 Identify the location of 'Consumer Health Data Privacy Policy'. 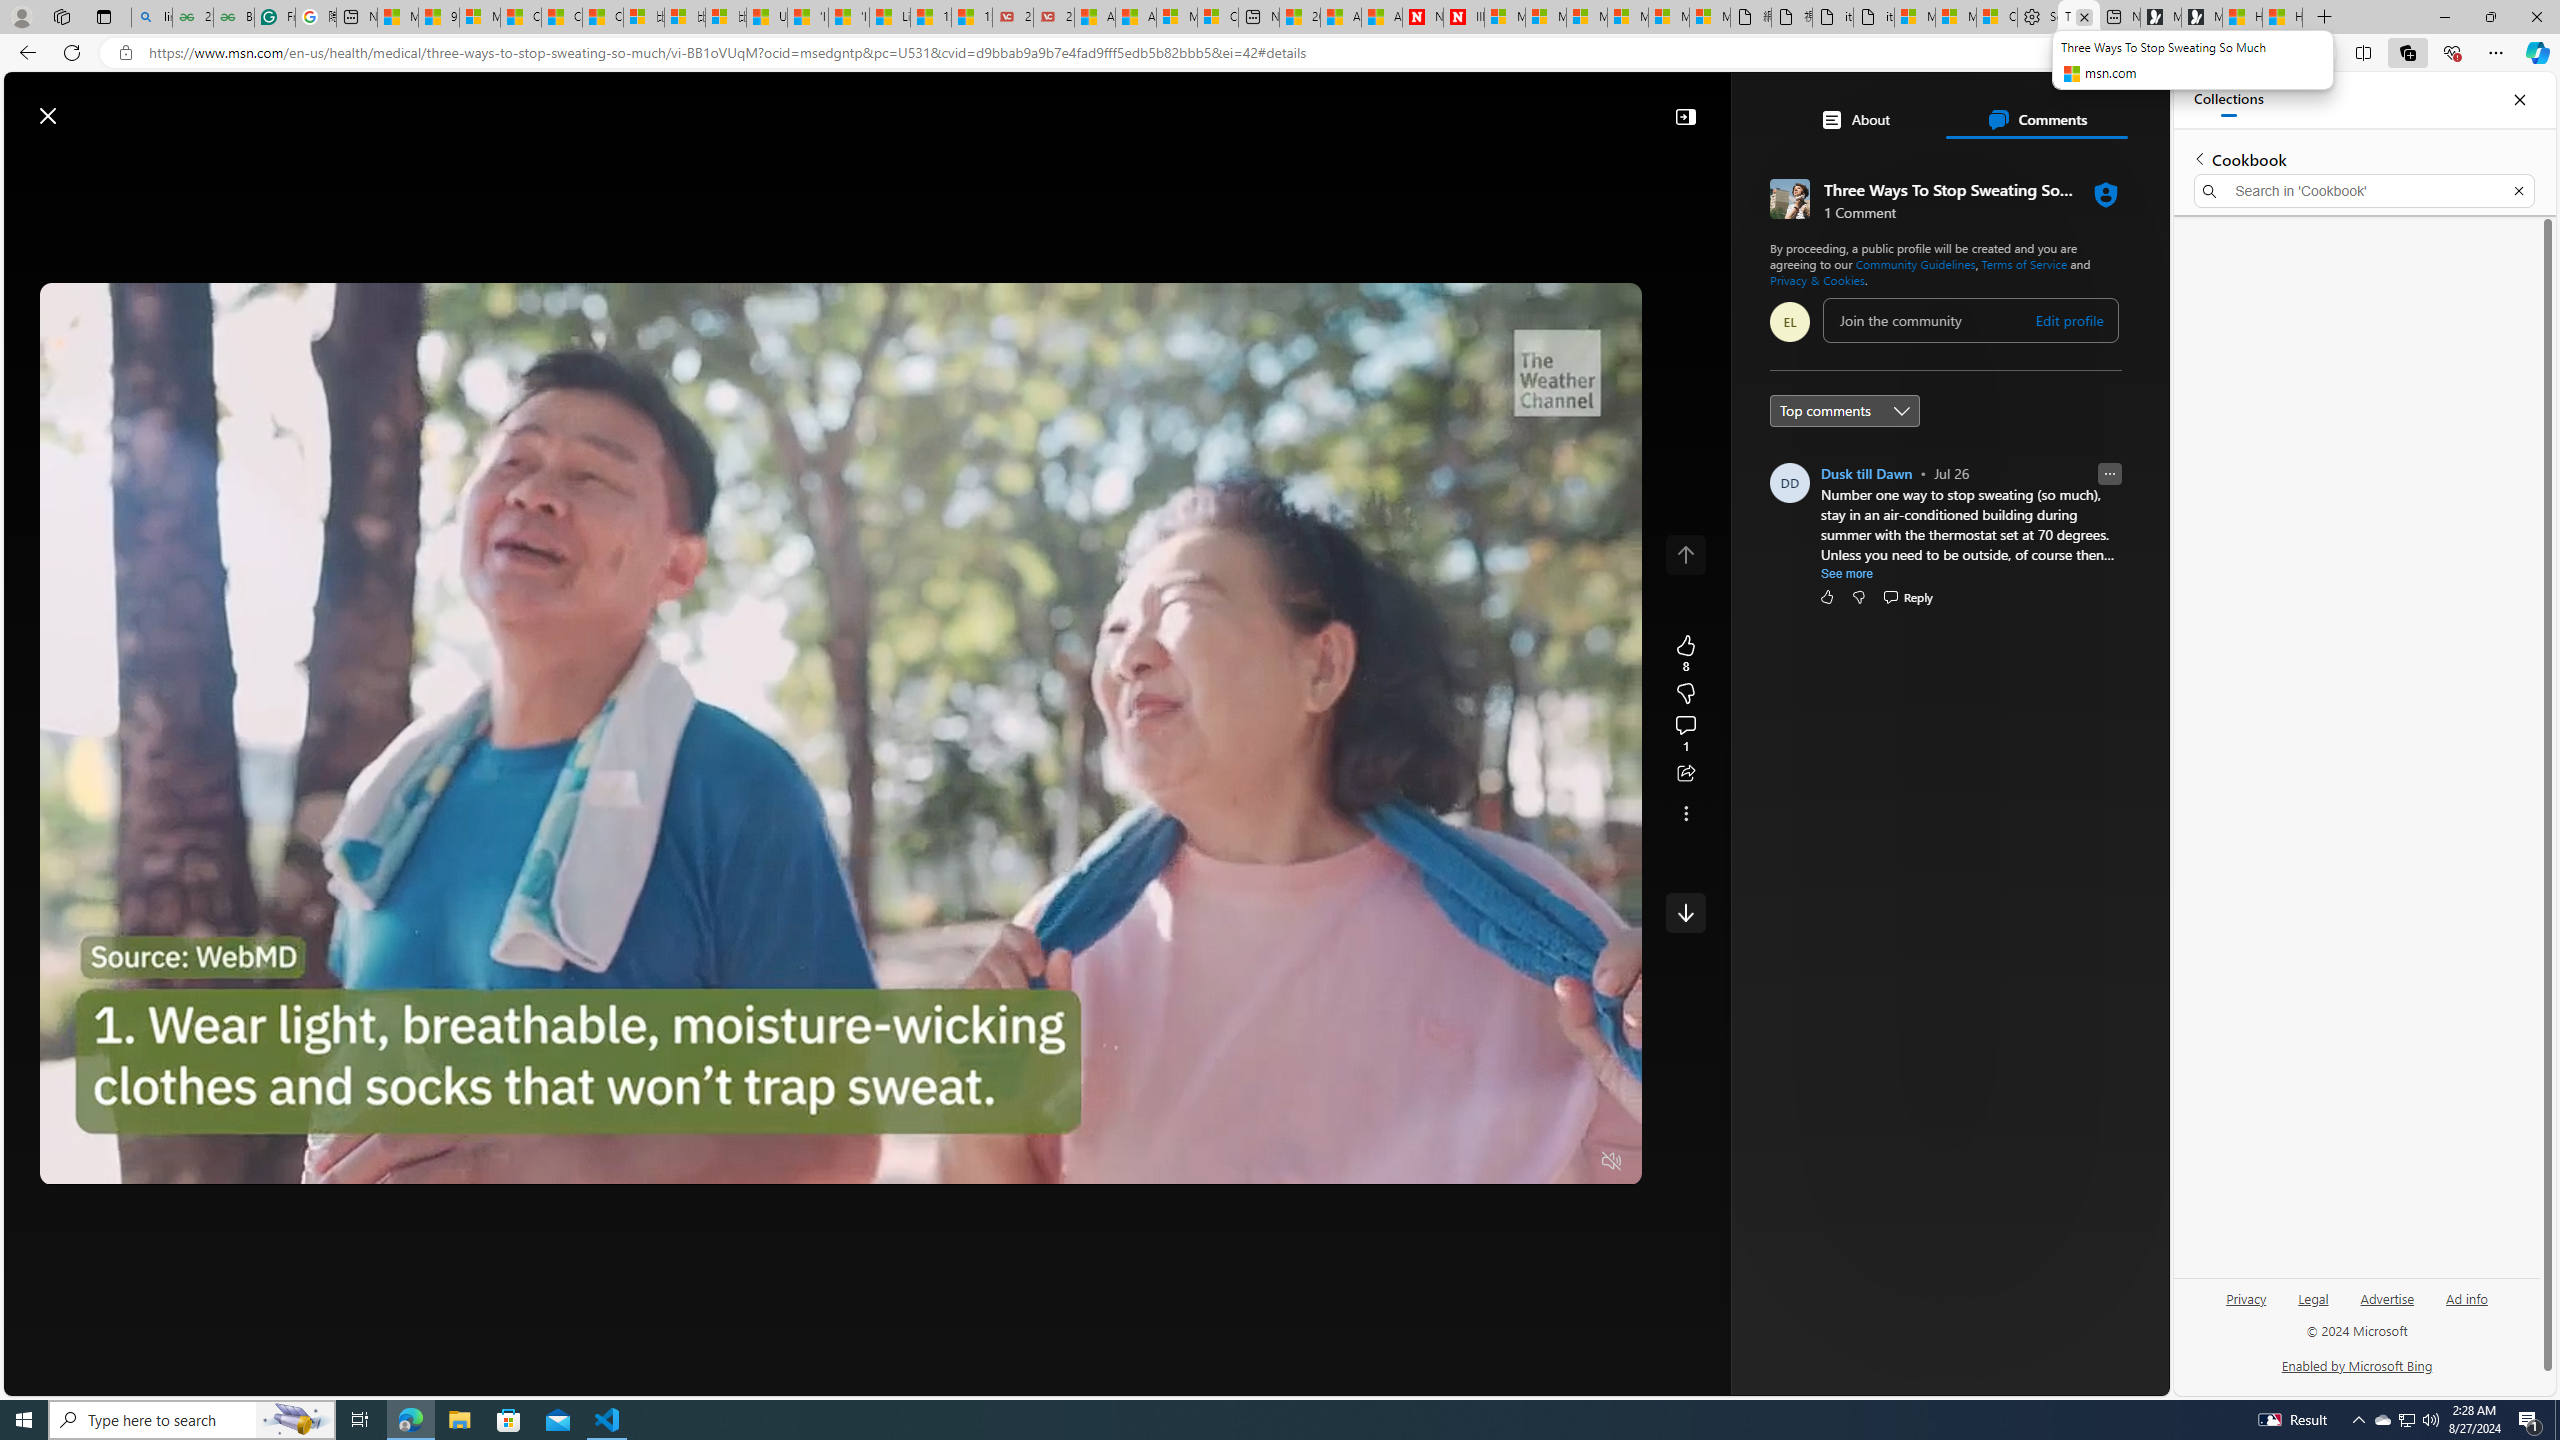
(1996, 16).